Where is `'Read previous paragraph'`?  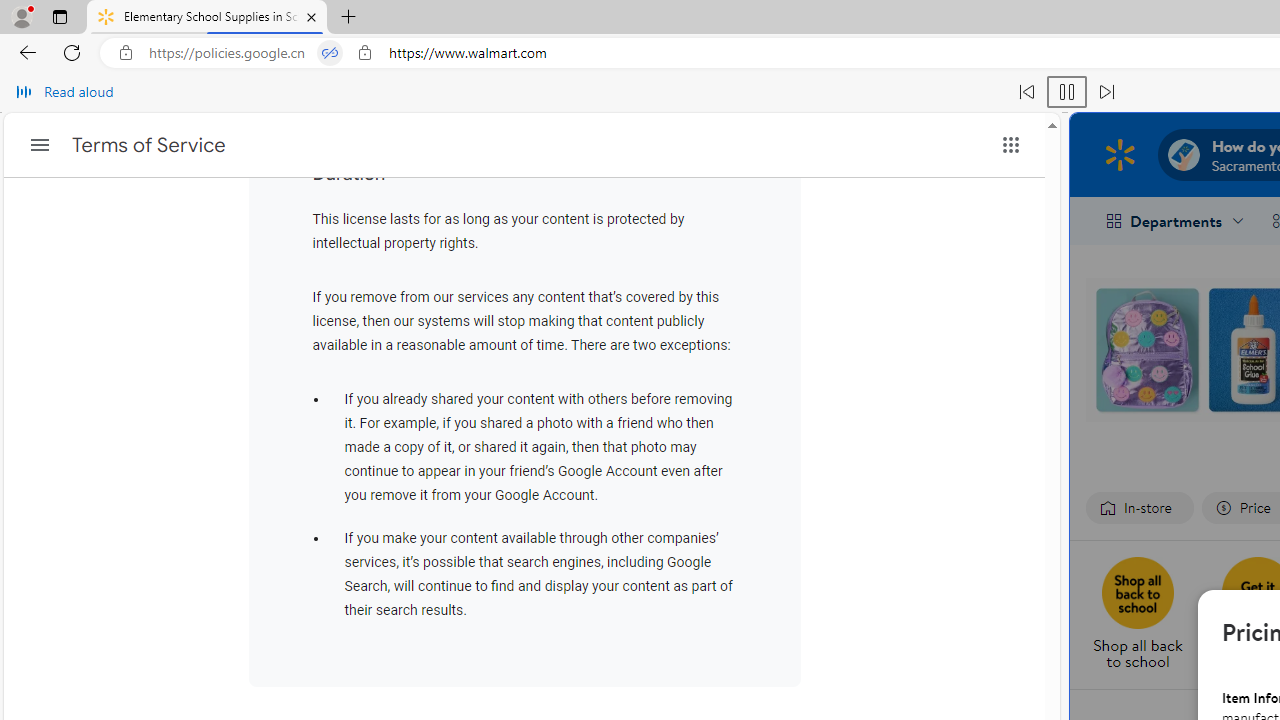
'Read previous paragraph' is located at coordinates (1026, 92).